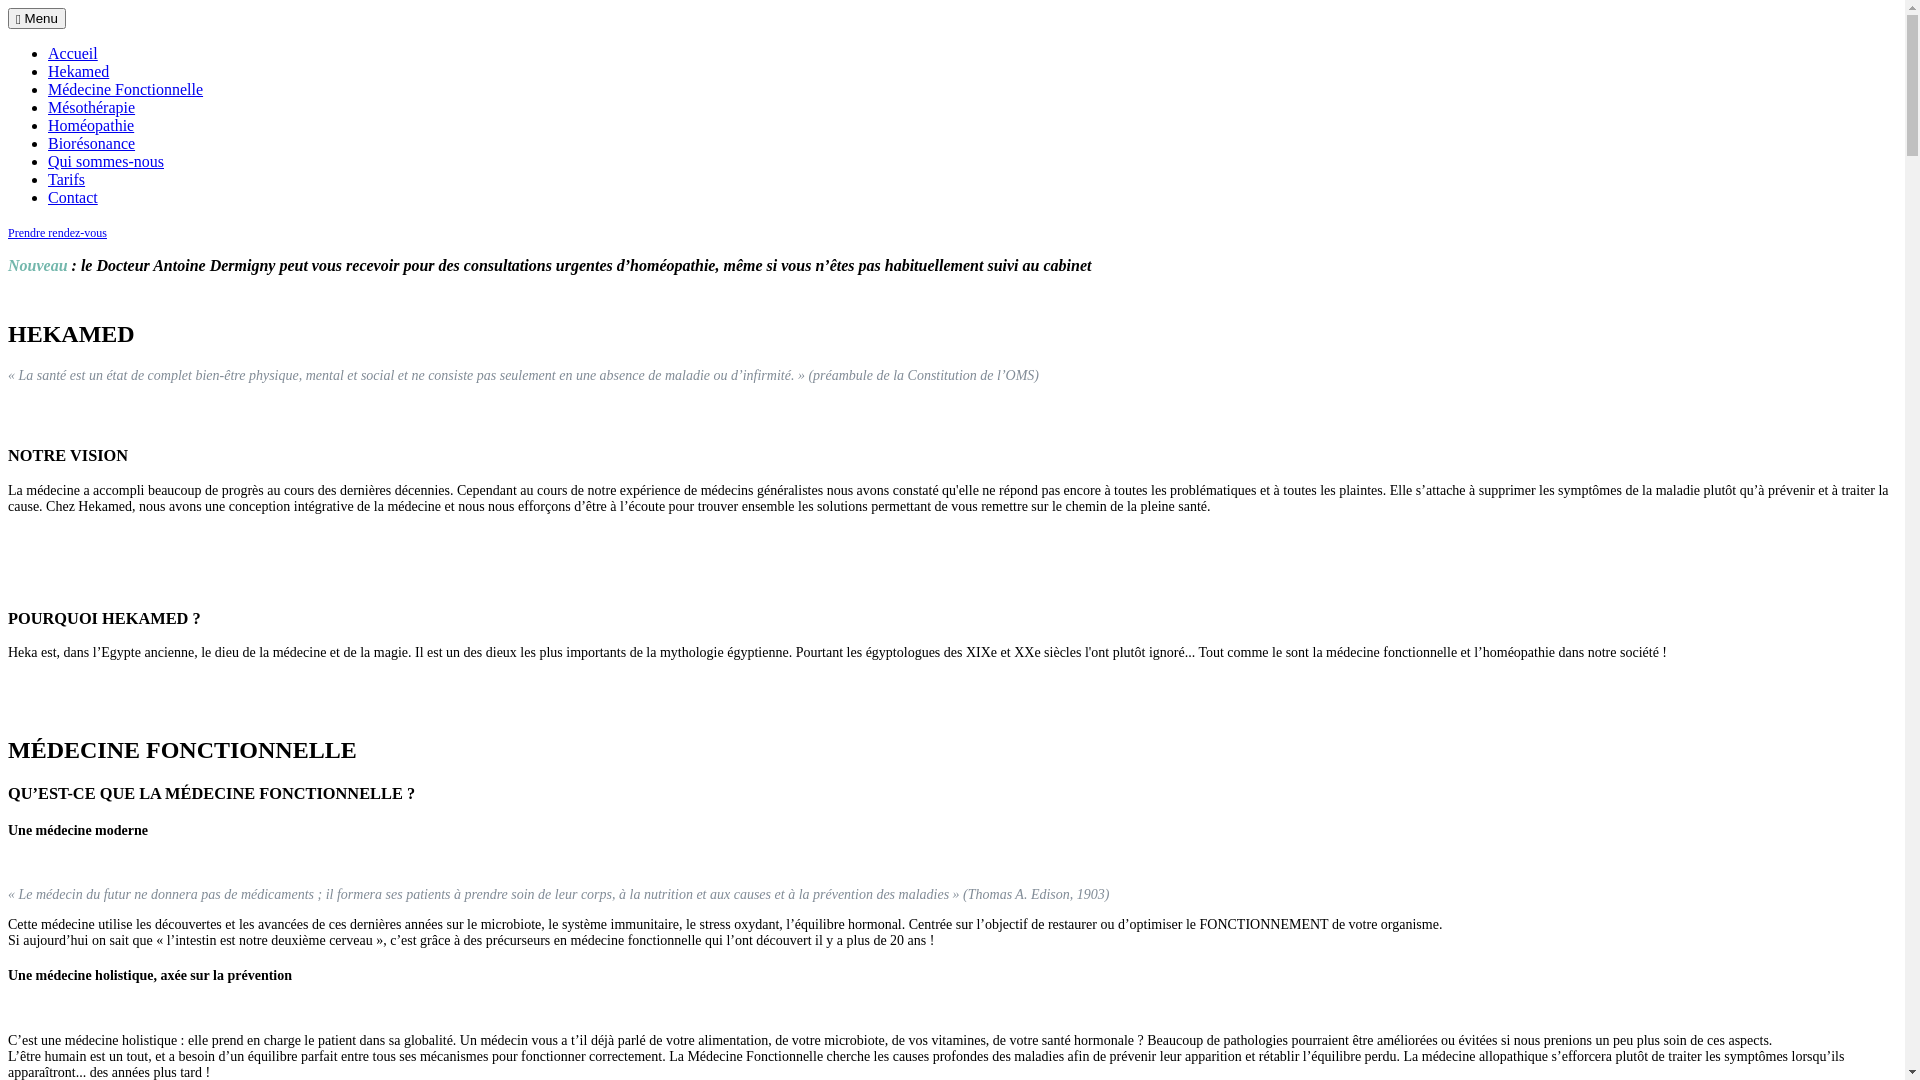  Describe the element at coordinates (8, 18) in the screenshot. I see `'Menu'` at that location.